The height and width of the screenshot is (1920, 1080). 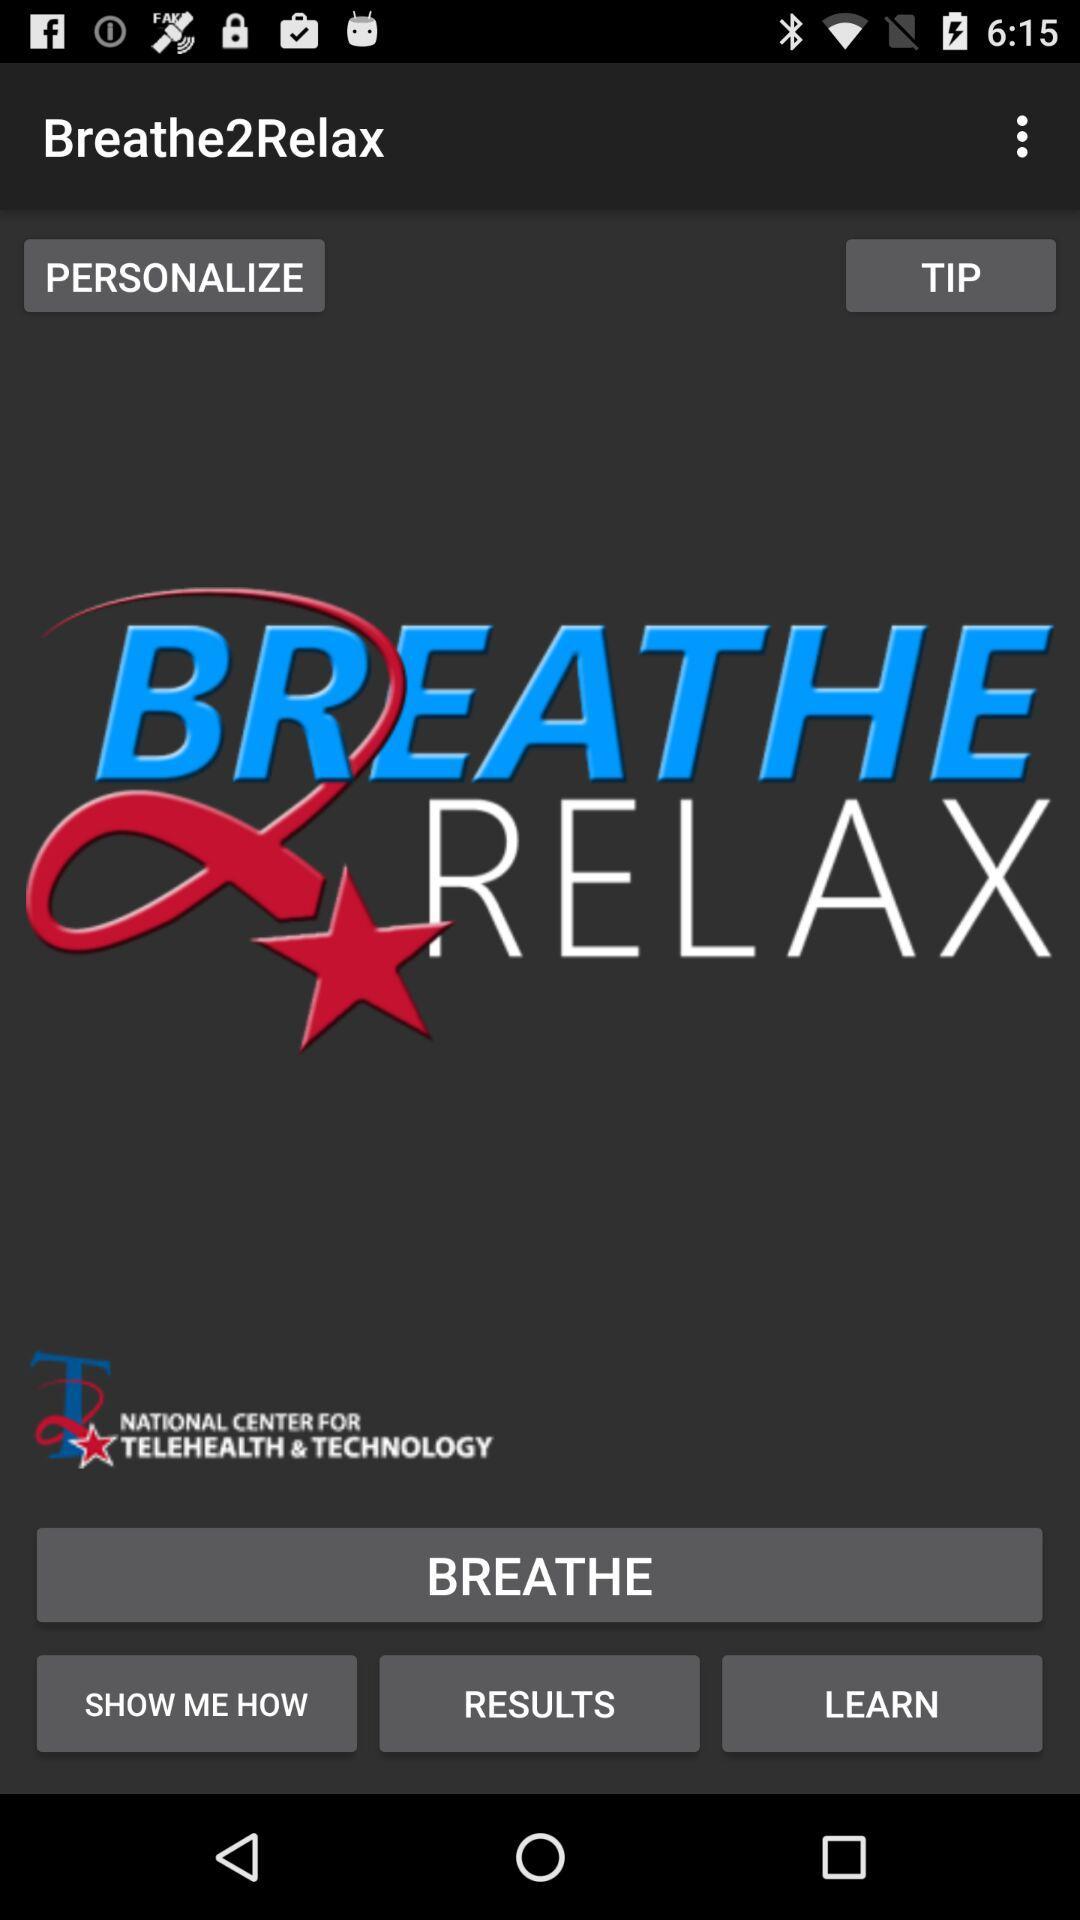 I want to click on the personalize item, so click(x=173, y=274).